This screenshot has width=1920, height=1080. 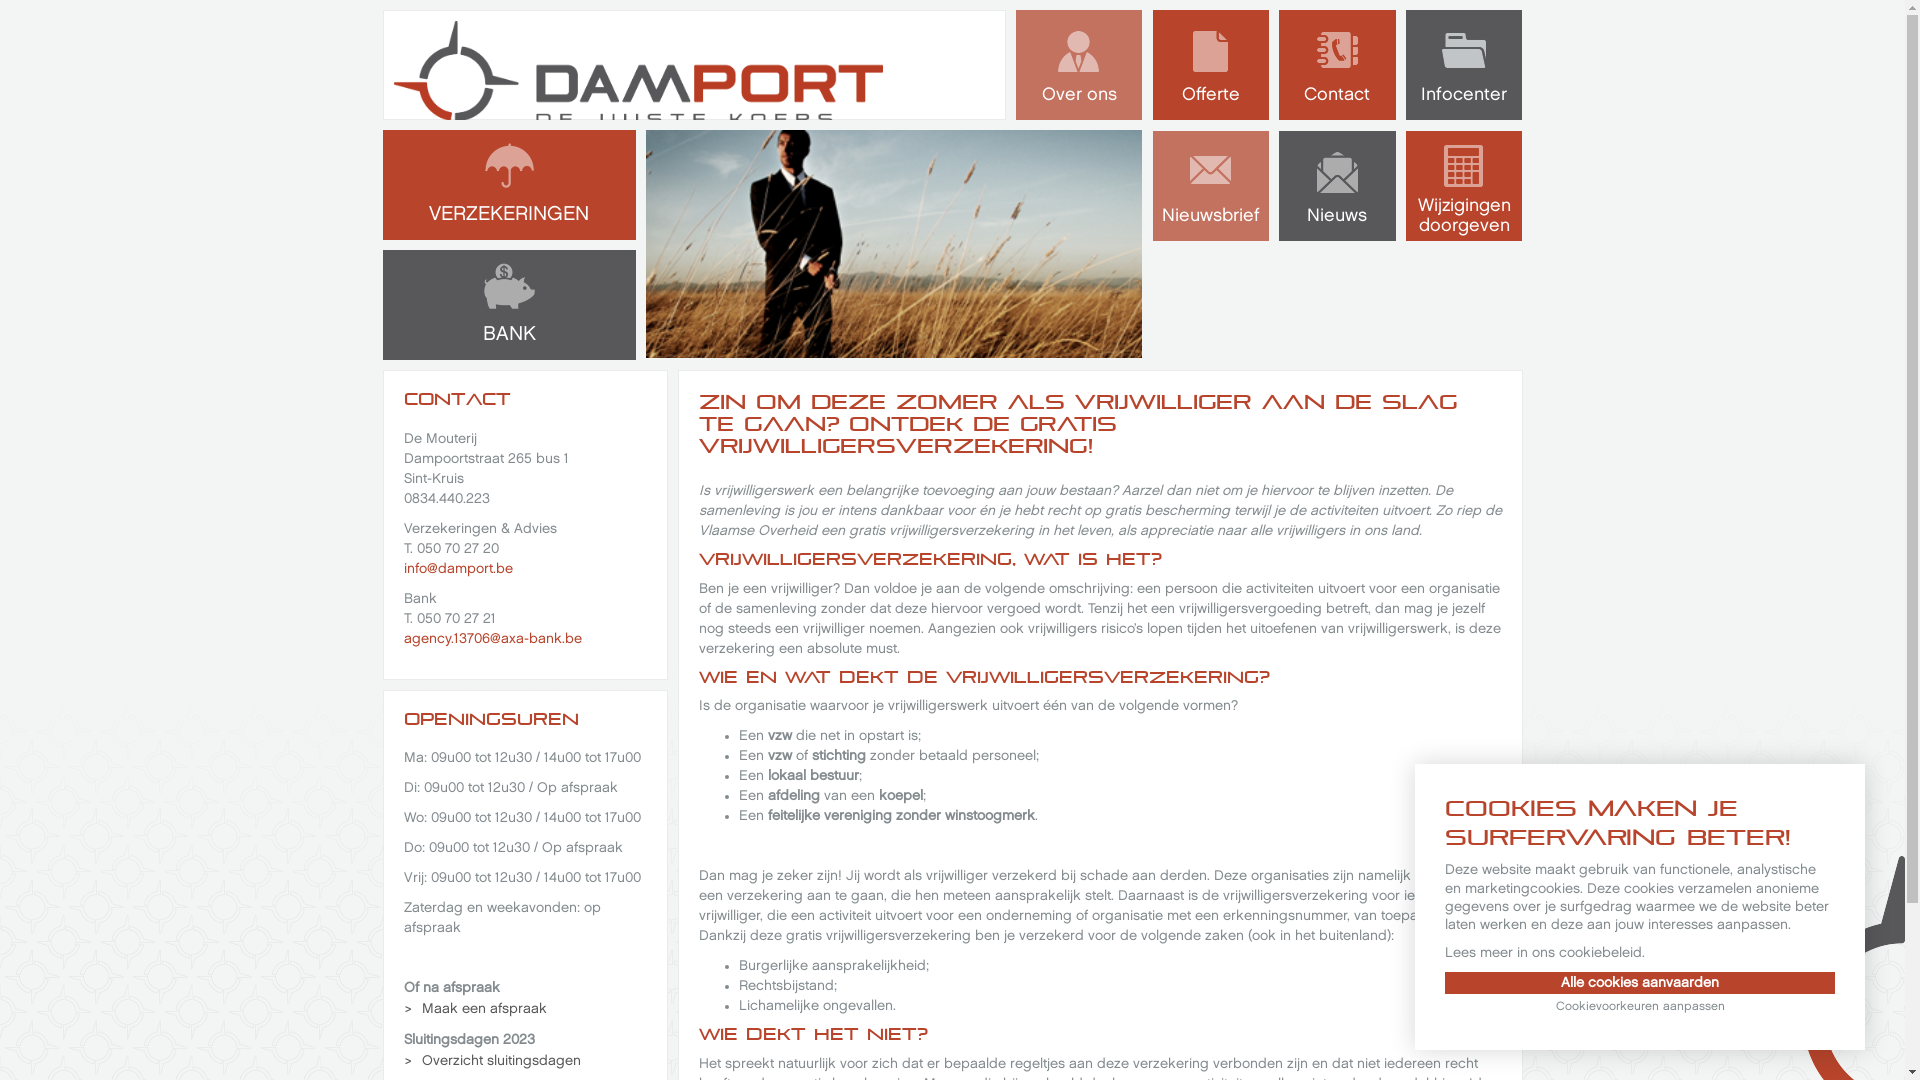 What do you see at coordinates (1587, 951) in the screenshot?
I see `'ons cookiebeleid.'` at bounding box center [1587, 951].